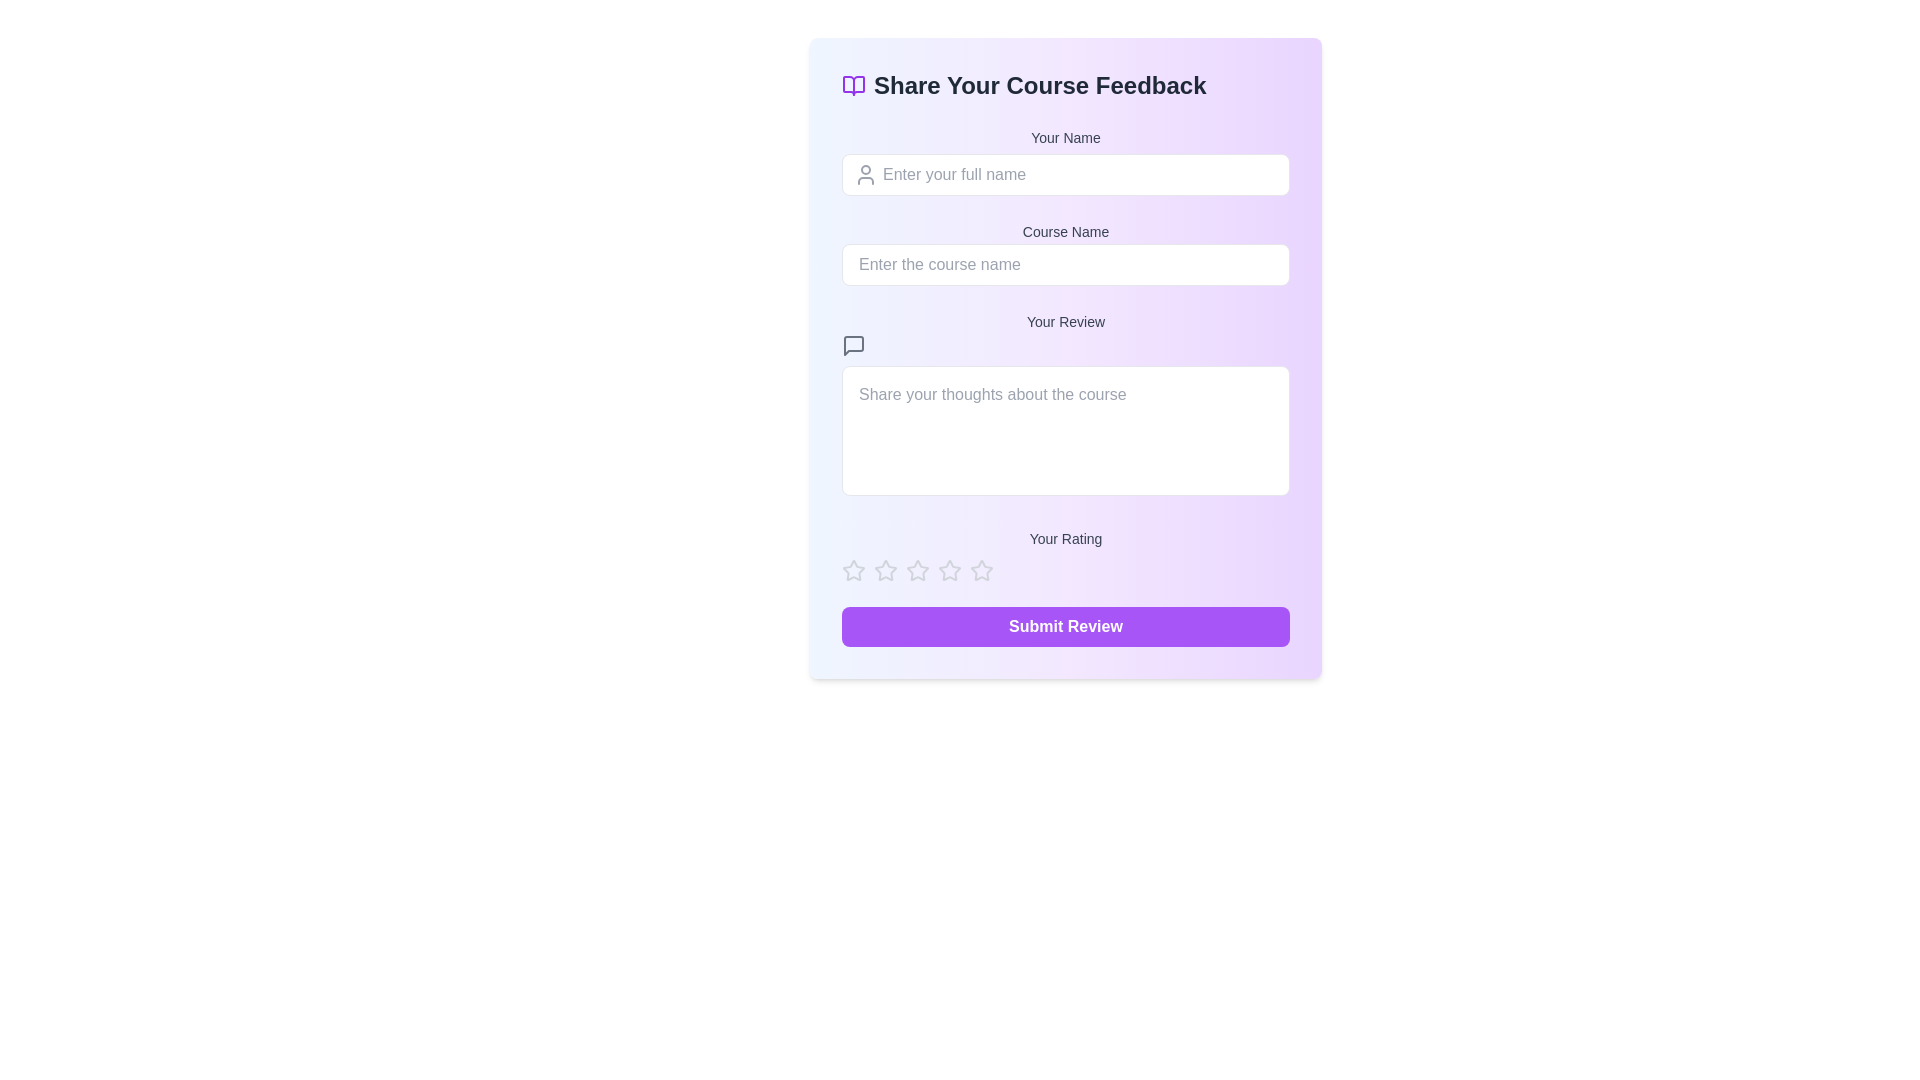 Image resolution: width=1920 pixels, height=1080 pixels. What do you see at coordinates (1064, 538) in the screenshot?
I see `the 'Your Rating' label text, which is styled with medium-sized gray font and located just above the star rating system in the form interface` at bounding box center [1064, 538].